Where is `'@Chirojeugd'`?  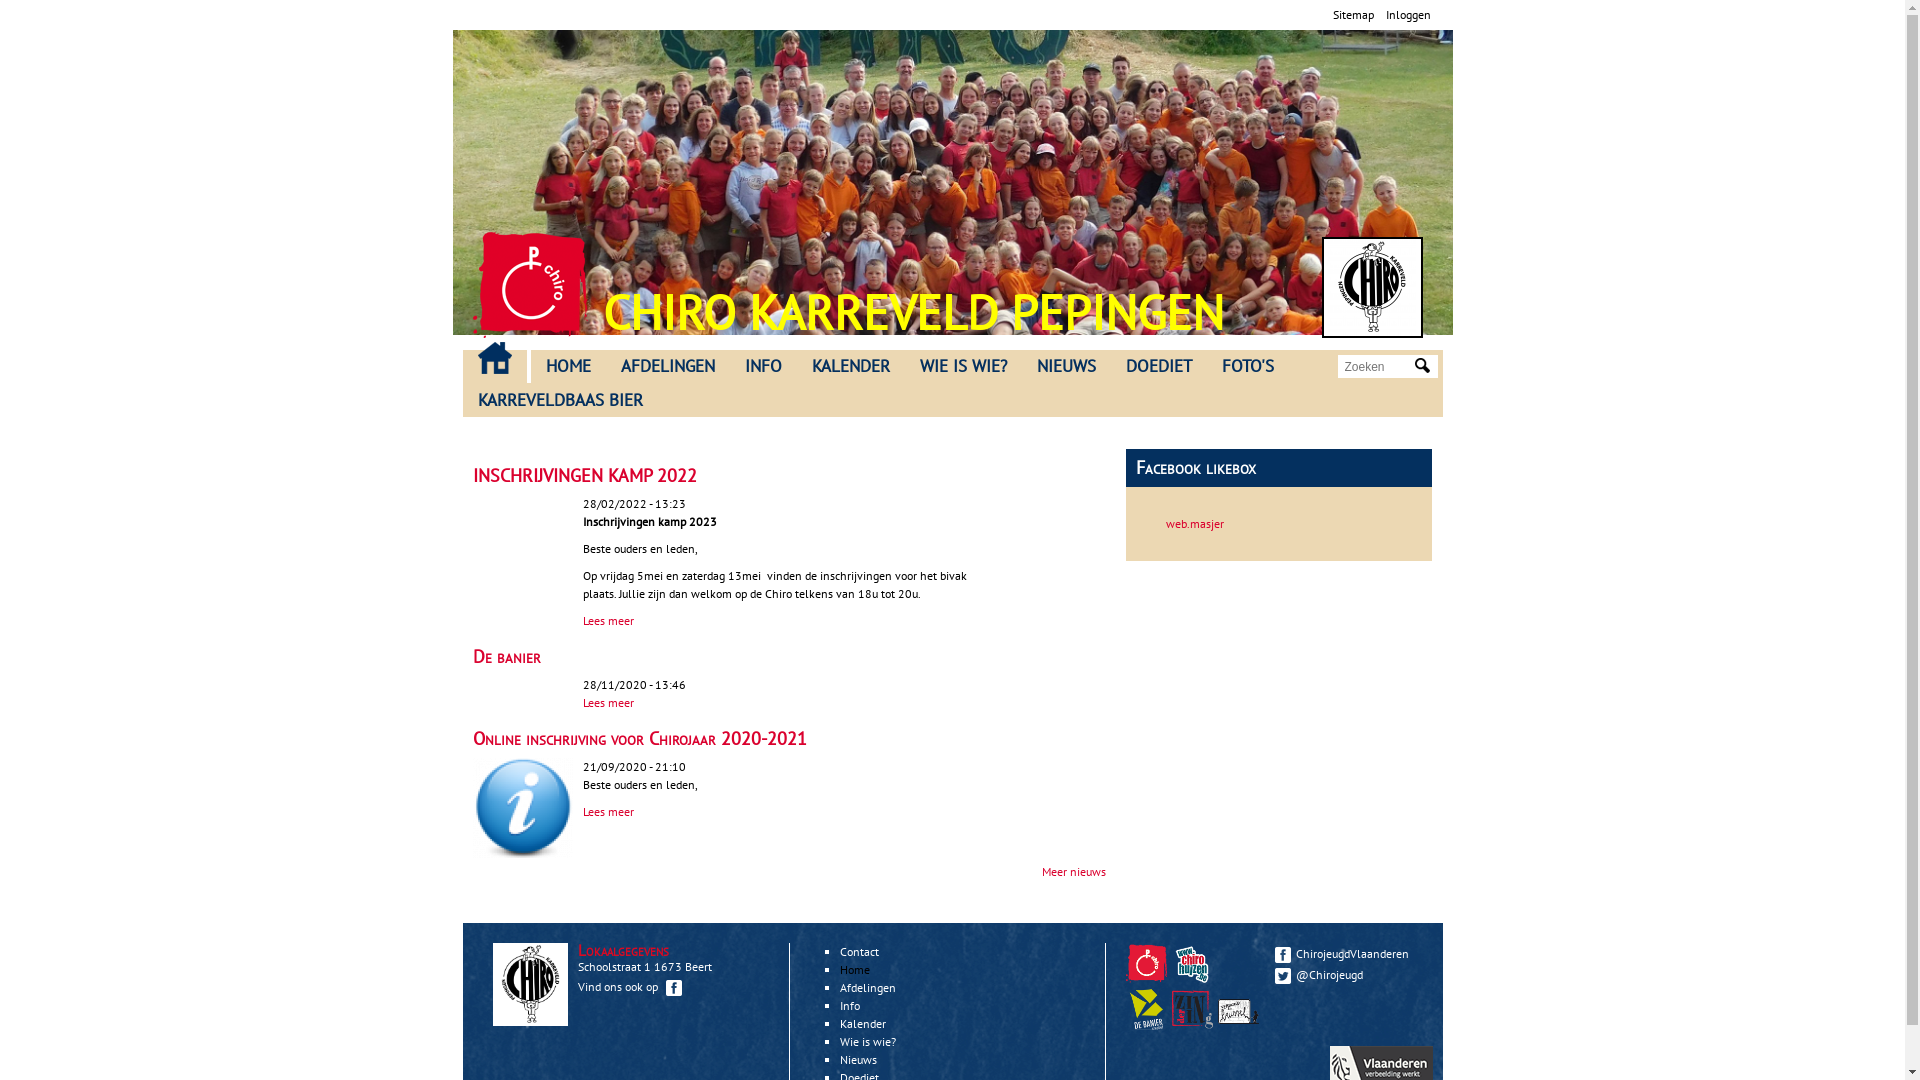 '@Chirojeugd' is located at coordinates (1348, 973).